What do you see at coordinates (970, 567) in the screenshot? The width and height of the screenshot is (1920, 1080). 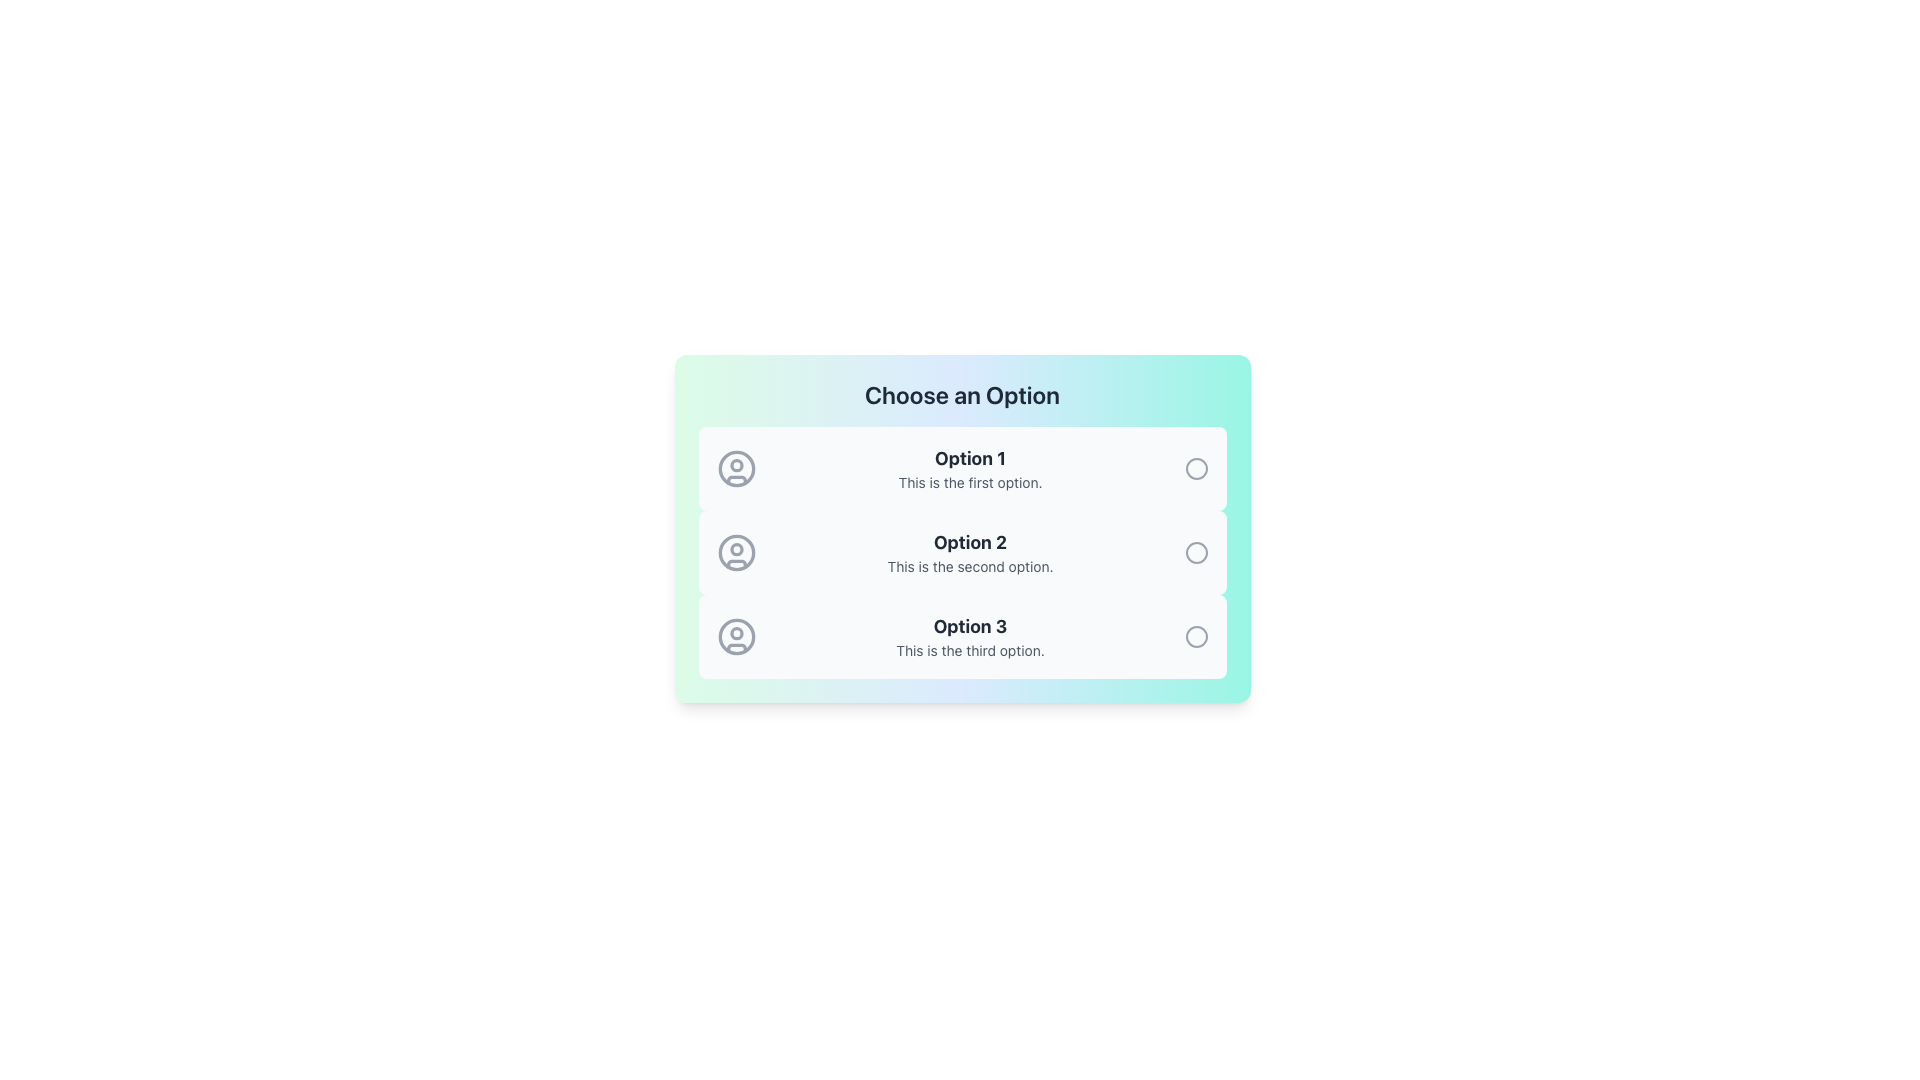 I see `the text label providing additional information about 'Option 2', positioned as the second line in the middle option card` at bounding box center [970, 567].